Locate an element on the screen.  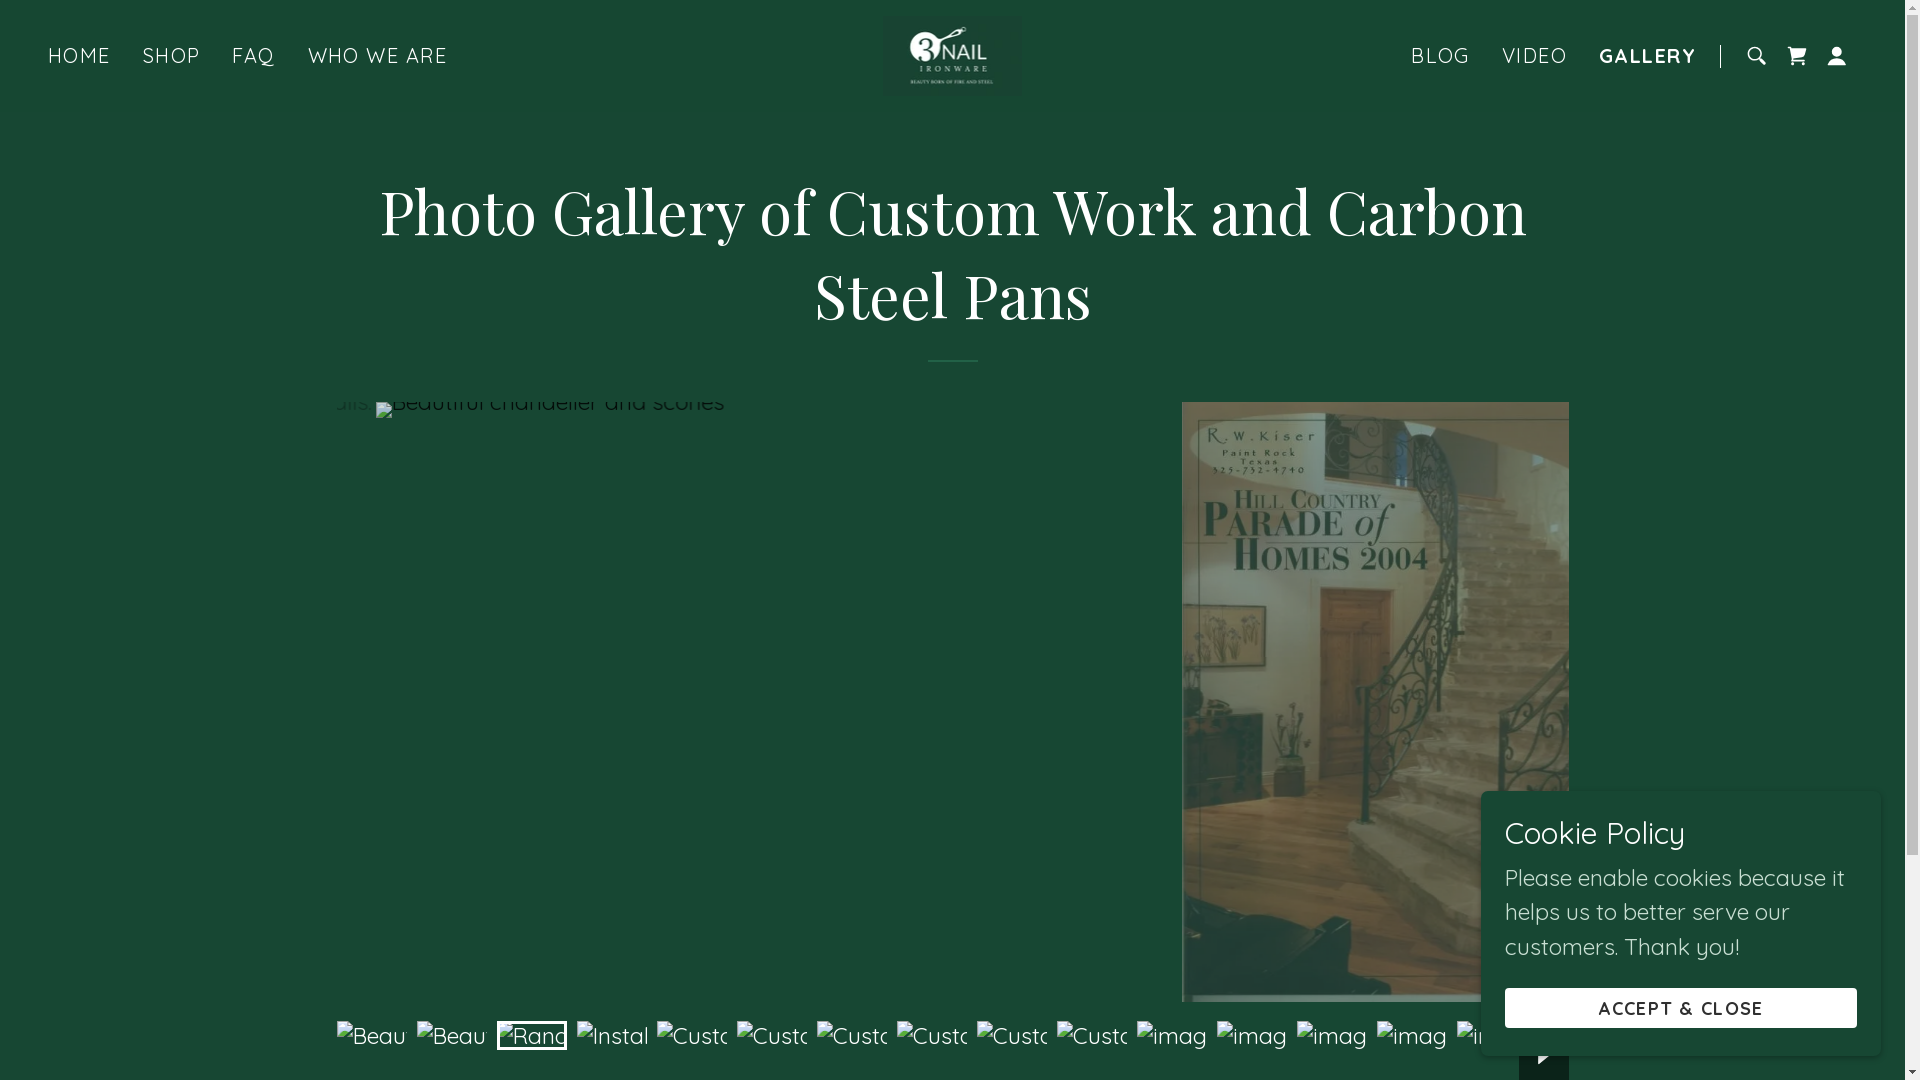
'3 Nail Ironware' is located at coordinates (952, 52).